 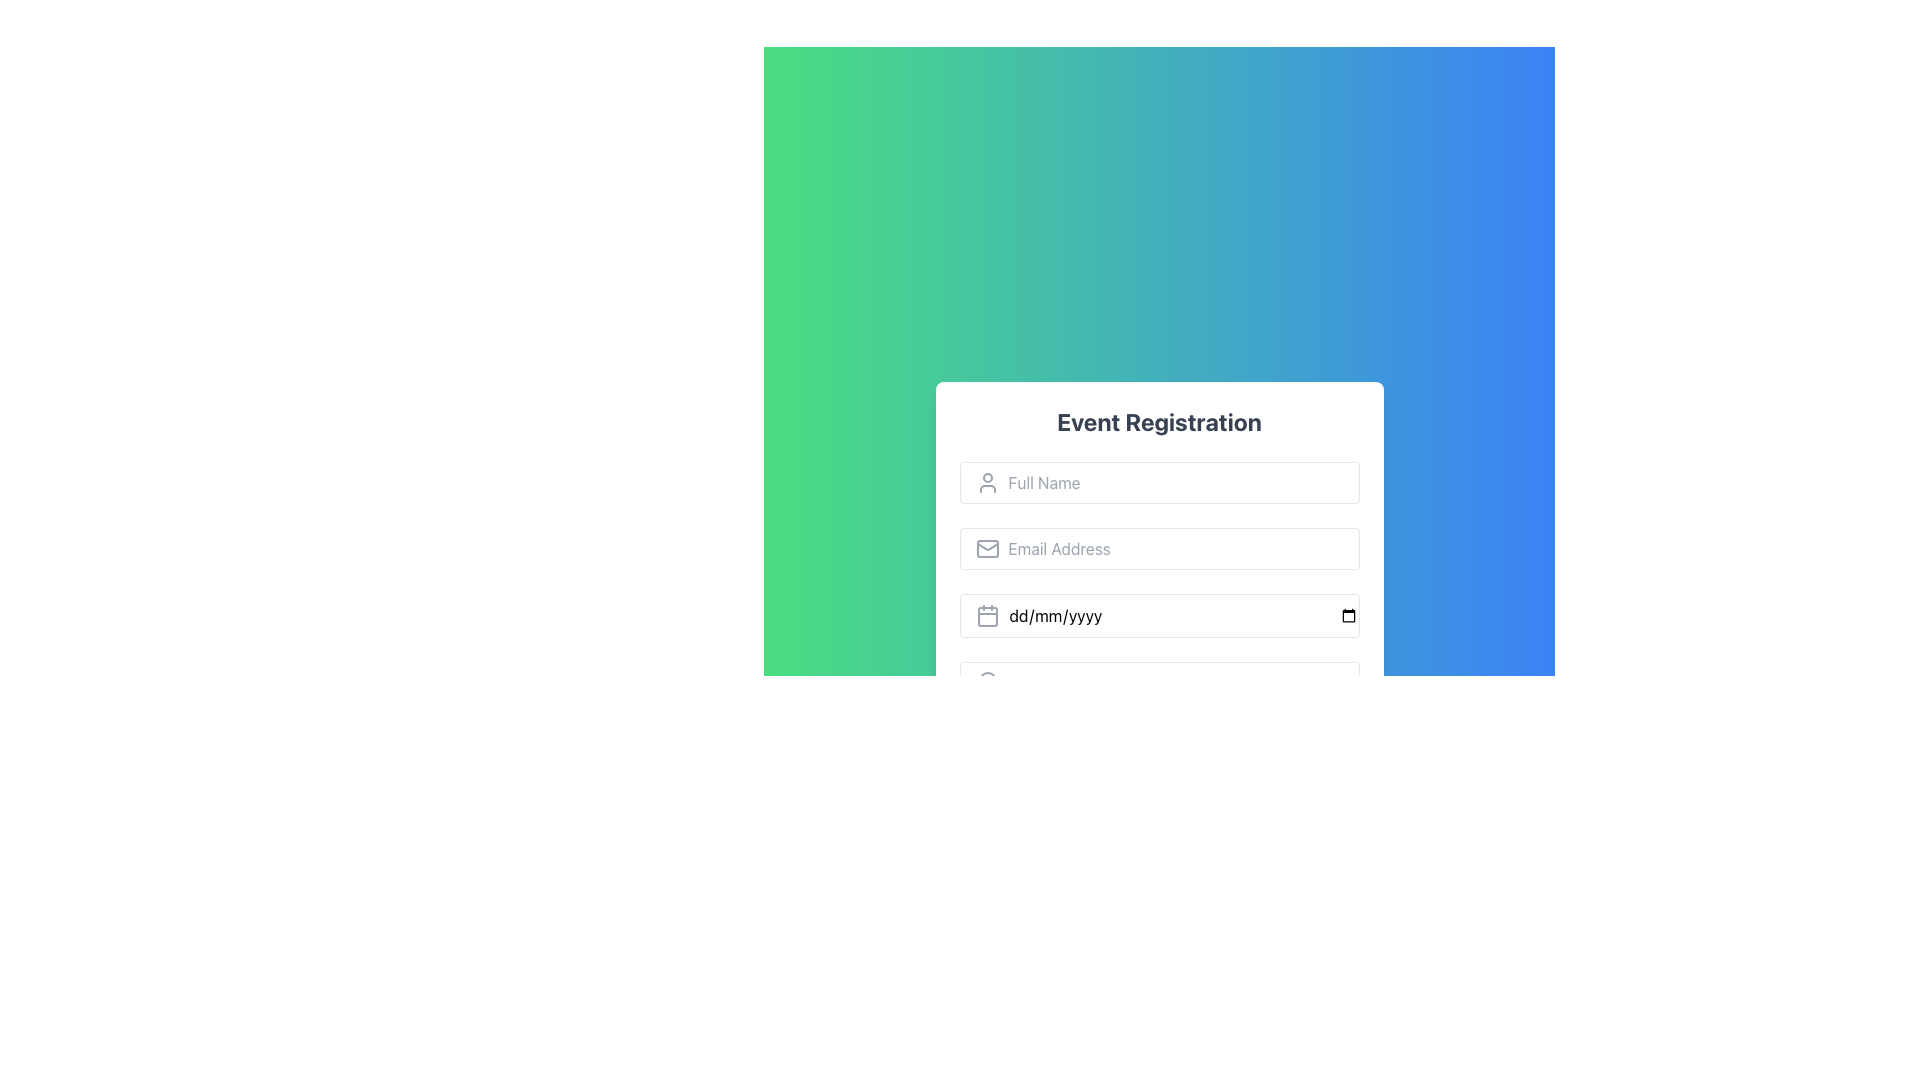 I want to click on the mail icon, which is a light gray outlined envelope located to the left of the 'Email Address' input field in the second input field from the top of the form, so click(x=987, y=548).